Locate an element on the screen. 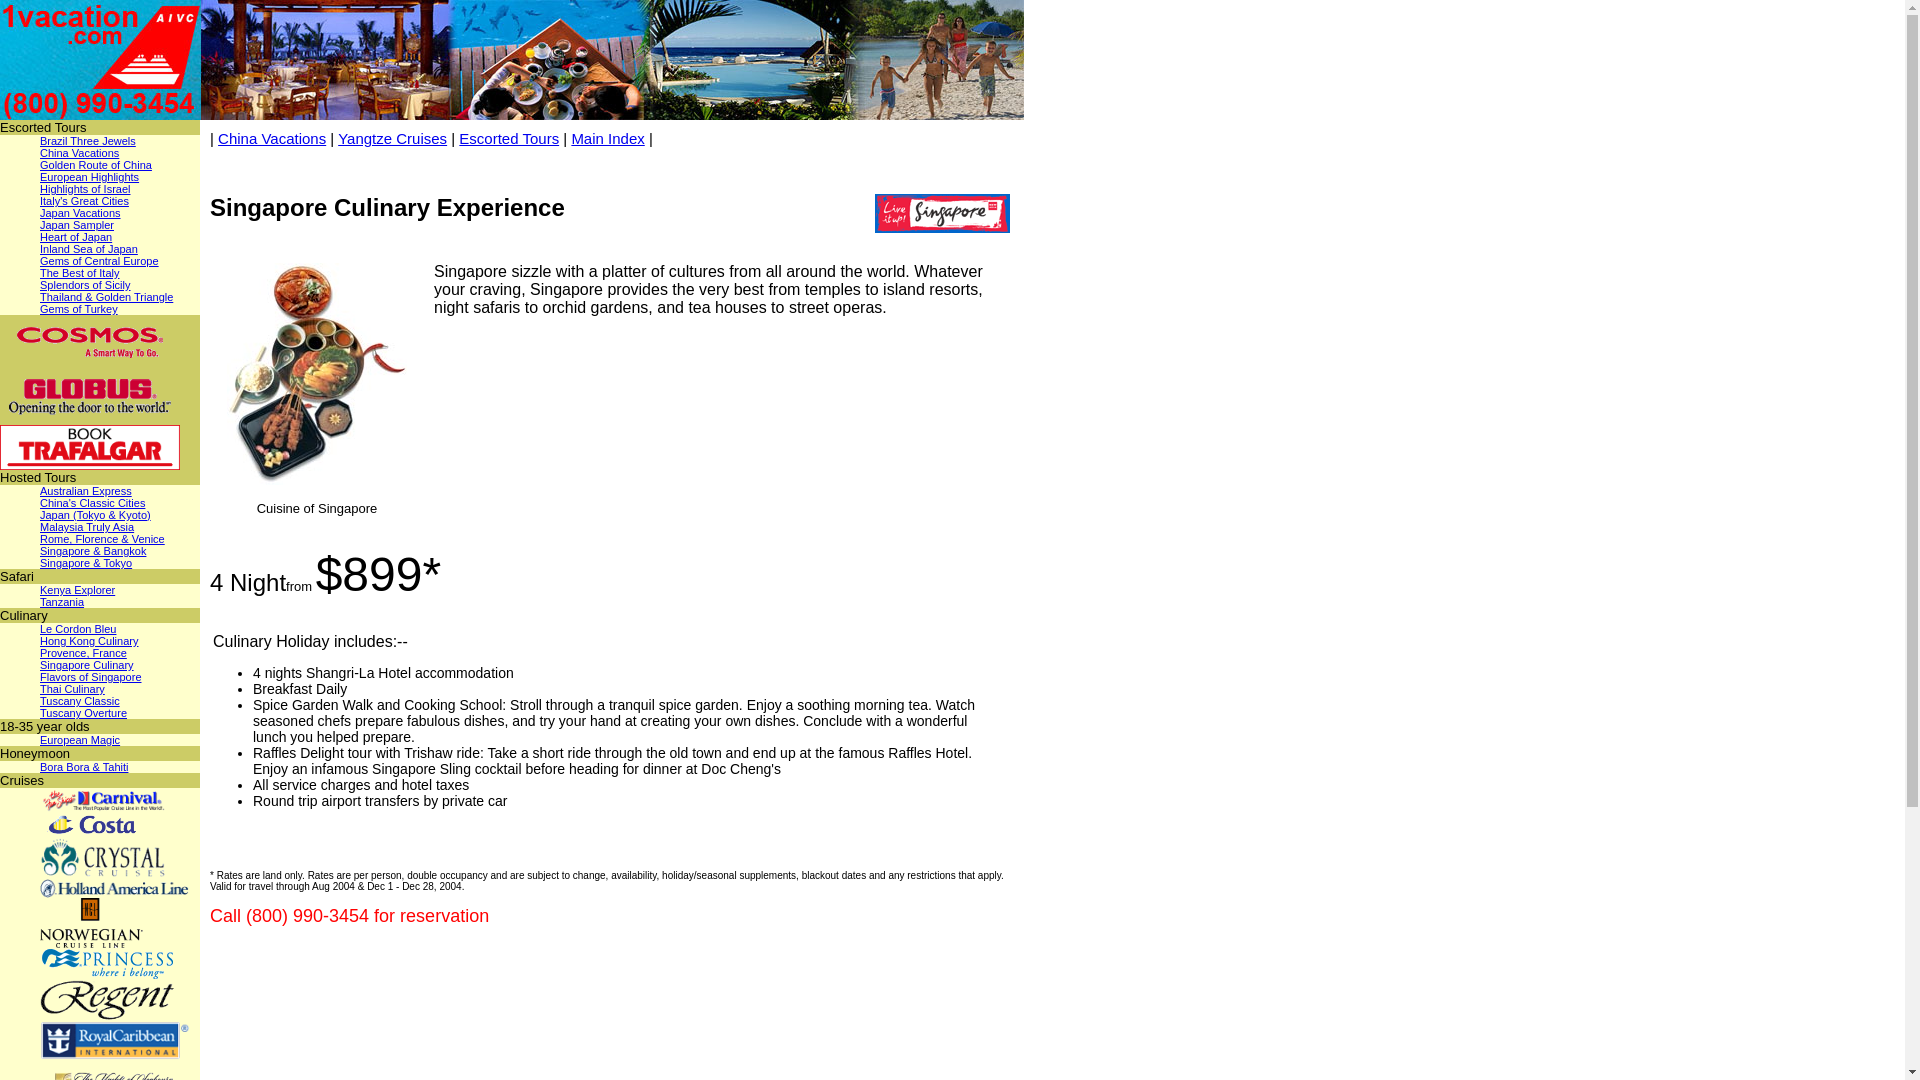  'Bora Bora & Tahiti' is located at coordinates (82, 766).